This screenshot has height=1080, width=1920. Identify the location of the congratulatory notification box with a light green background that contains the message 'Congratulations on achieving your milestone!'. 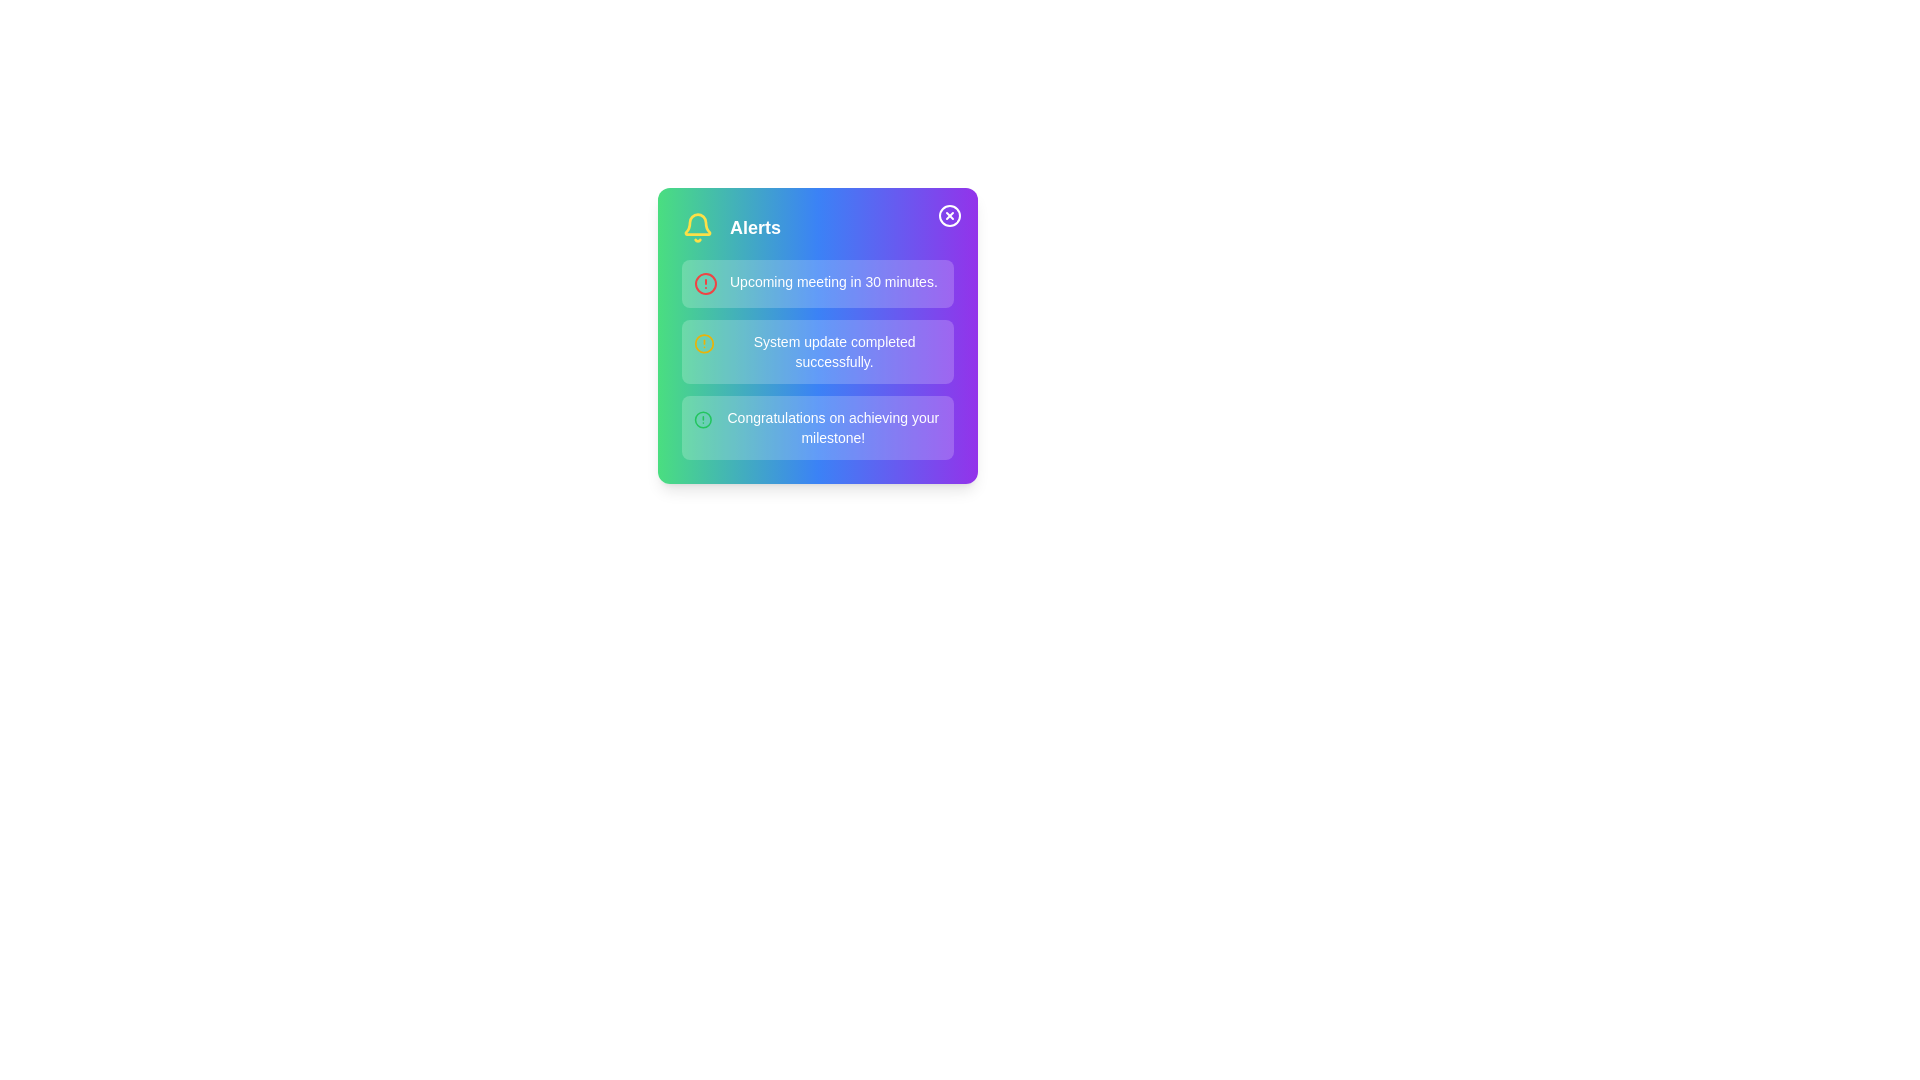
(817, 427).